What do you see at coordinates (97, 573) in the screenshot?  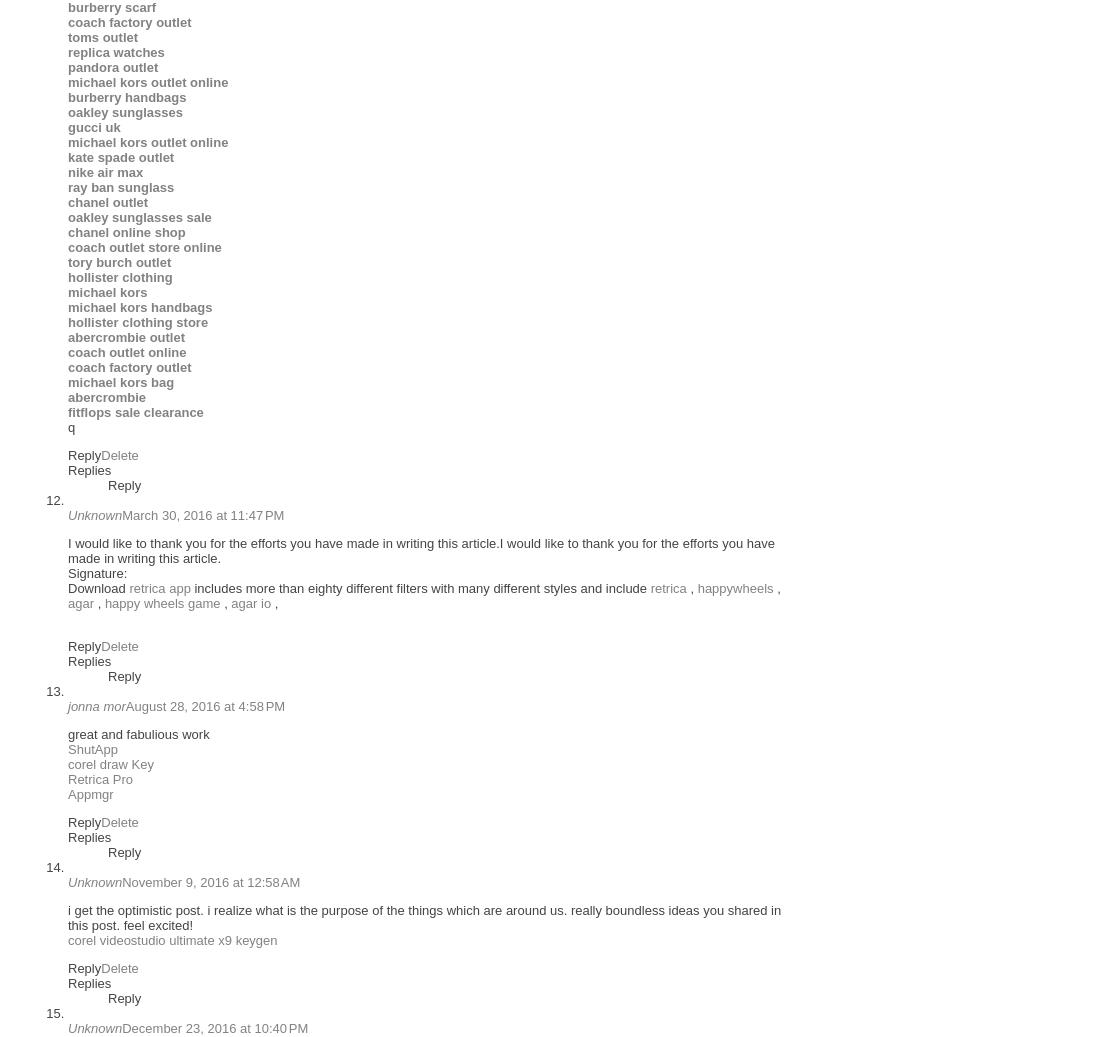 I see `'Signature:'` at bounding box center [97, 573].